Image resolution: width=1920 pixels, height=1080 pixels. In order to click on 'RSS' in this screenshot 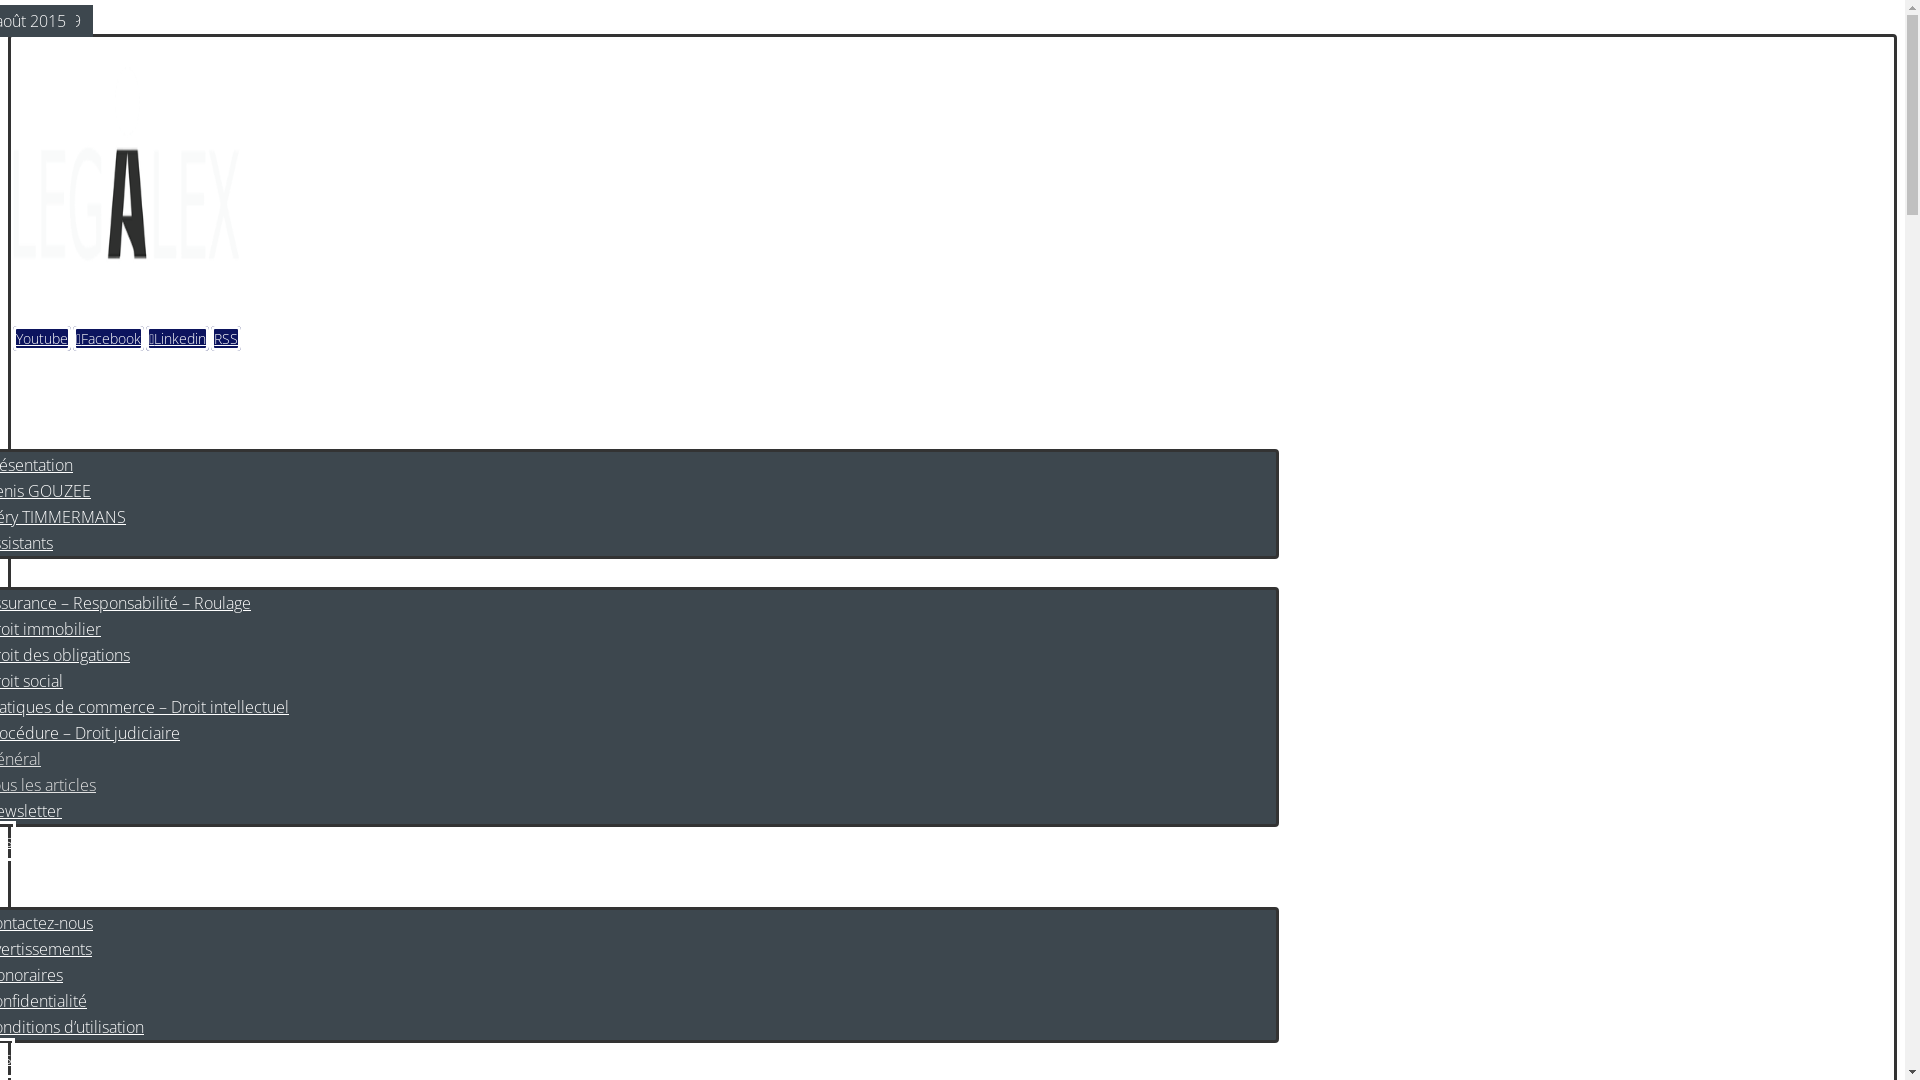, I will do `click(225, 337)`.